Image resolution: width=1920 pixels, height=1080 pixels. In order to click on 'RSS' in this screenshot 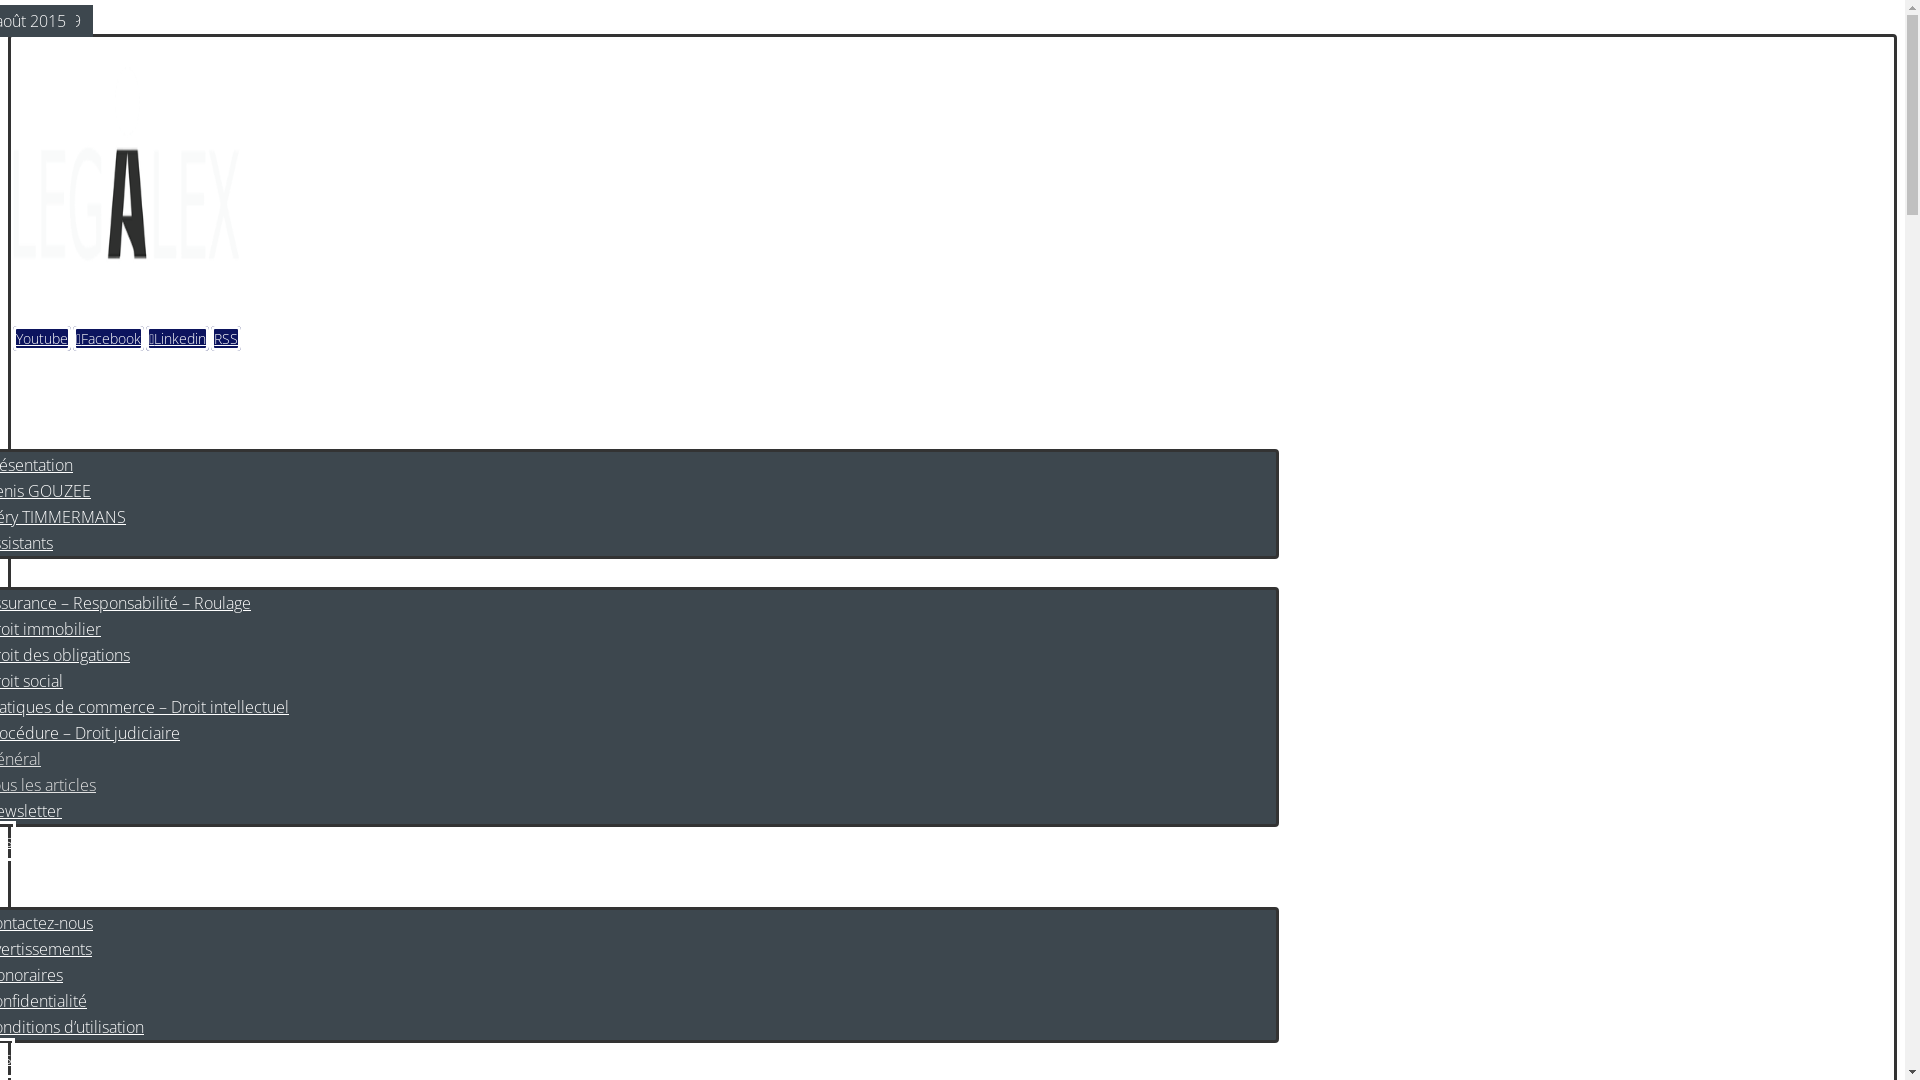, I will do `click(225, 337)`.